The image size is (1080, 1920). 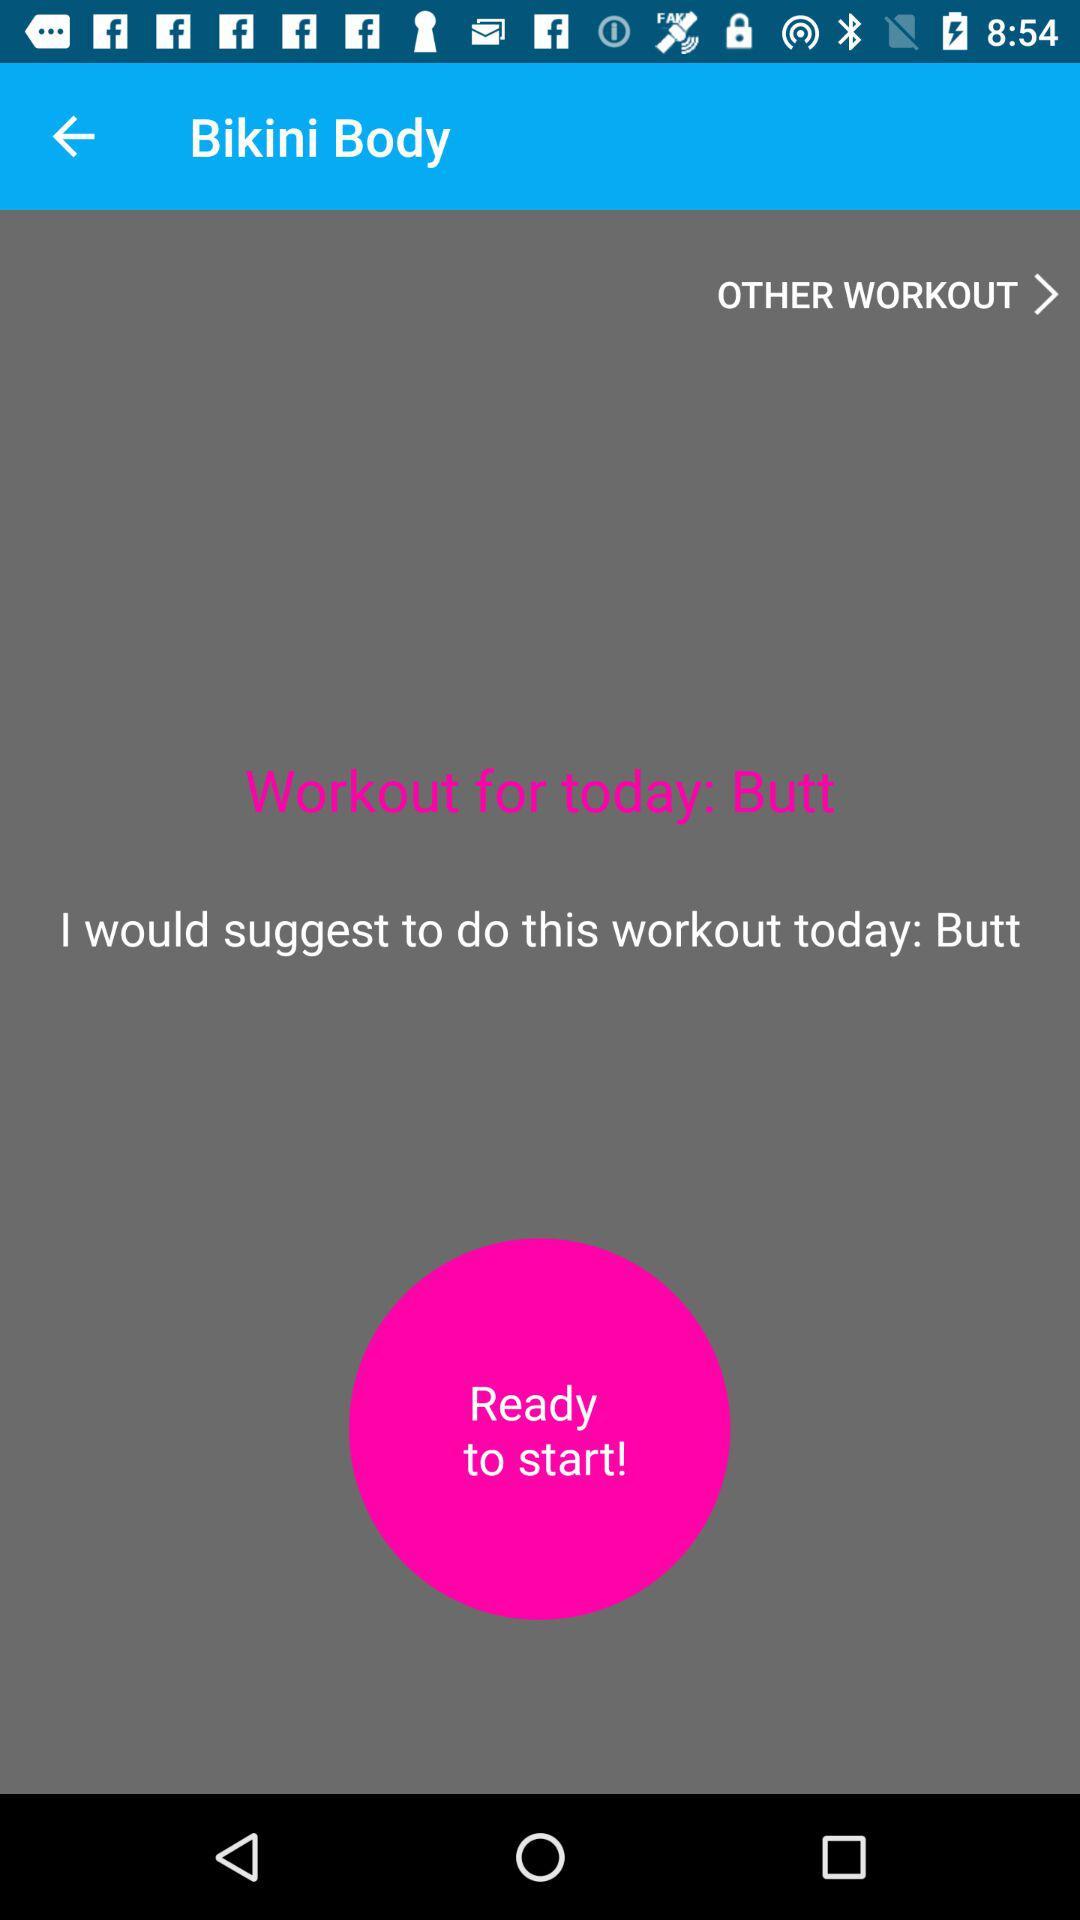 What do you see at coordinates (538, 1428) in the screenshot?
I see `icon below i would suggest` at bounding box center [538, 1428].